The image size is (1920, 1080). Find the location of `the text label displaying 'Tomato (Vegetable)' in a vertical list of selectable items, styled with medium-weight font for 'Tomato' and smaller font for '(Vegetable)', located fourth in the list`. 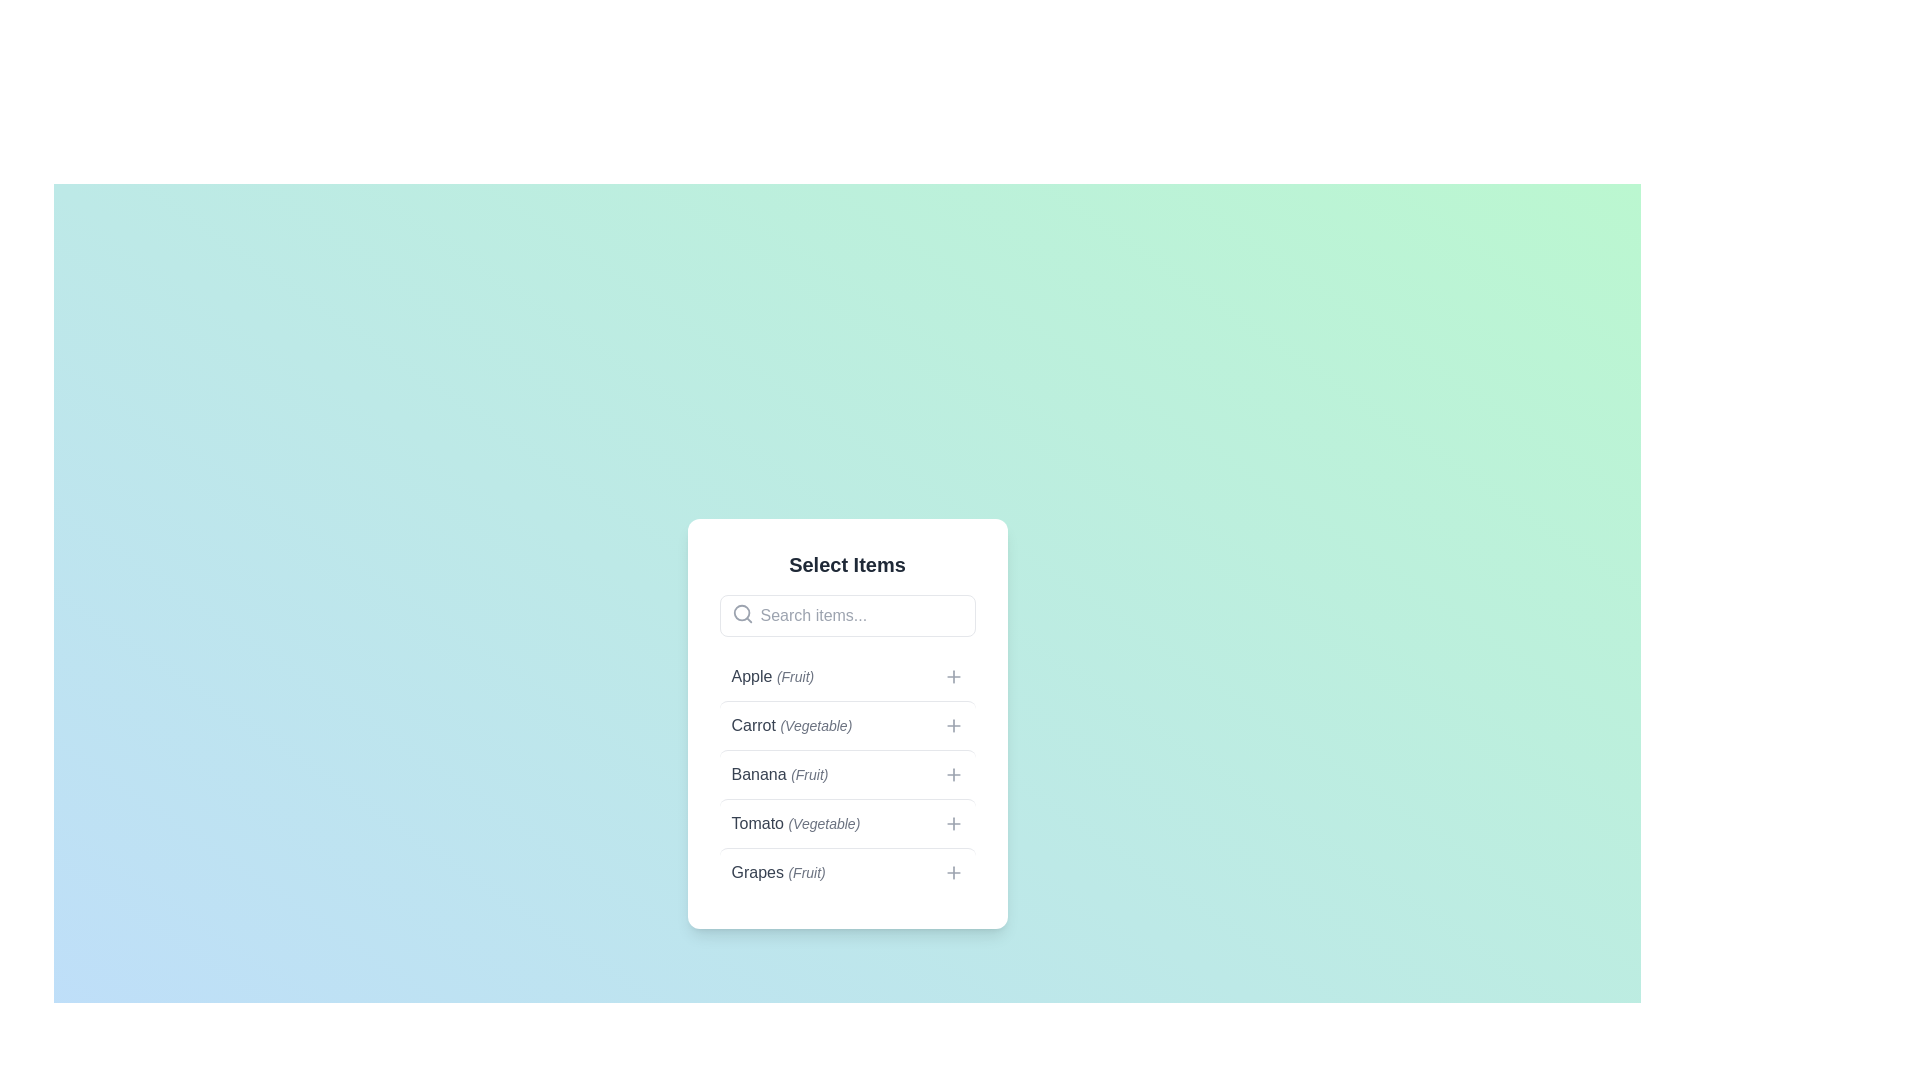

the text label displaying 'Tomato (Vegetable)' in a vertical list of selectable items, styled with medium-weight font for 'Tomato' and smaller font for '(Vegetable)', located fourth in the list is located at coordinates (794, 824).